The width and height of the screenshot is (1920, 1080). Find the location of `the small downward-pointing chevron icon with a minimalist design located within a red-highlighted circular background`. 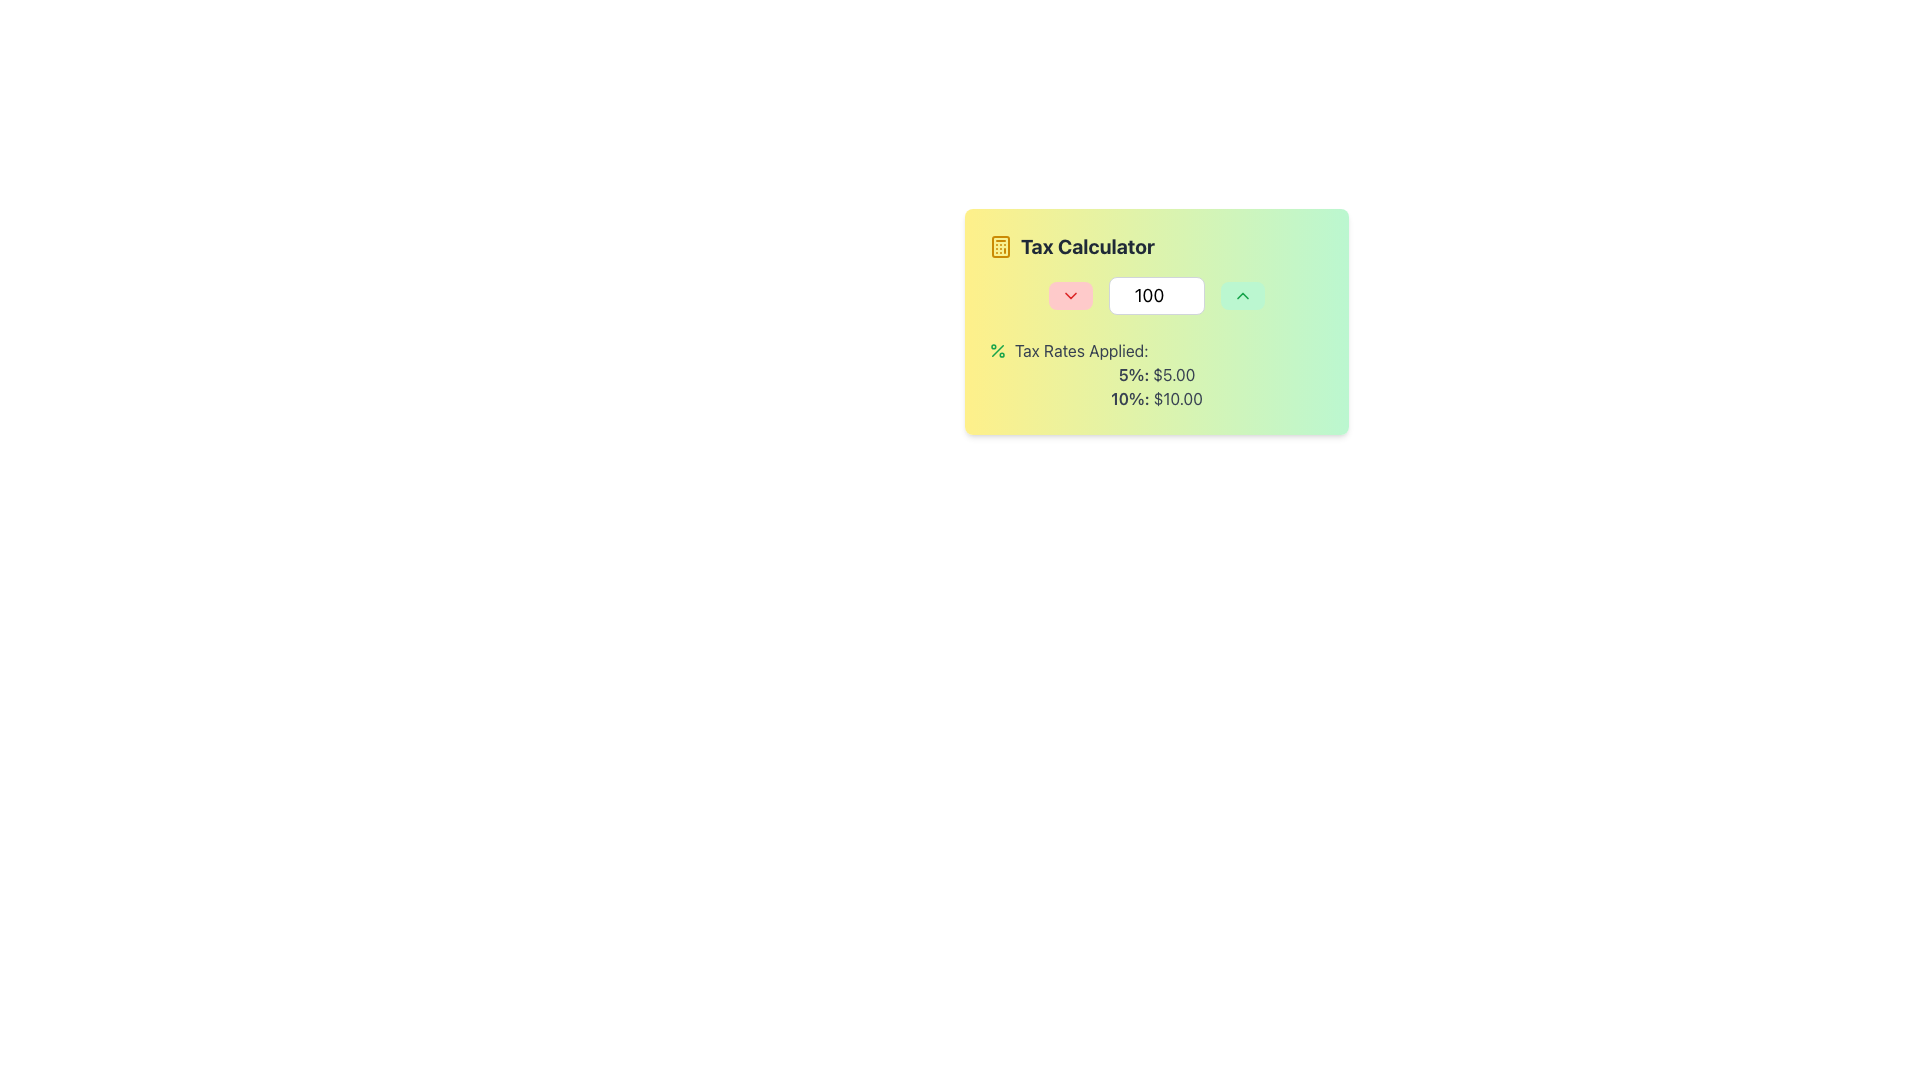

the small downward-pointing chevron icon with a minimalist design located within a red-highlighted circular background is located at coordinates (1069, 296).